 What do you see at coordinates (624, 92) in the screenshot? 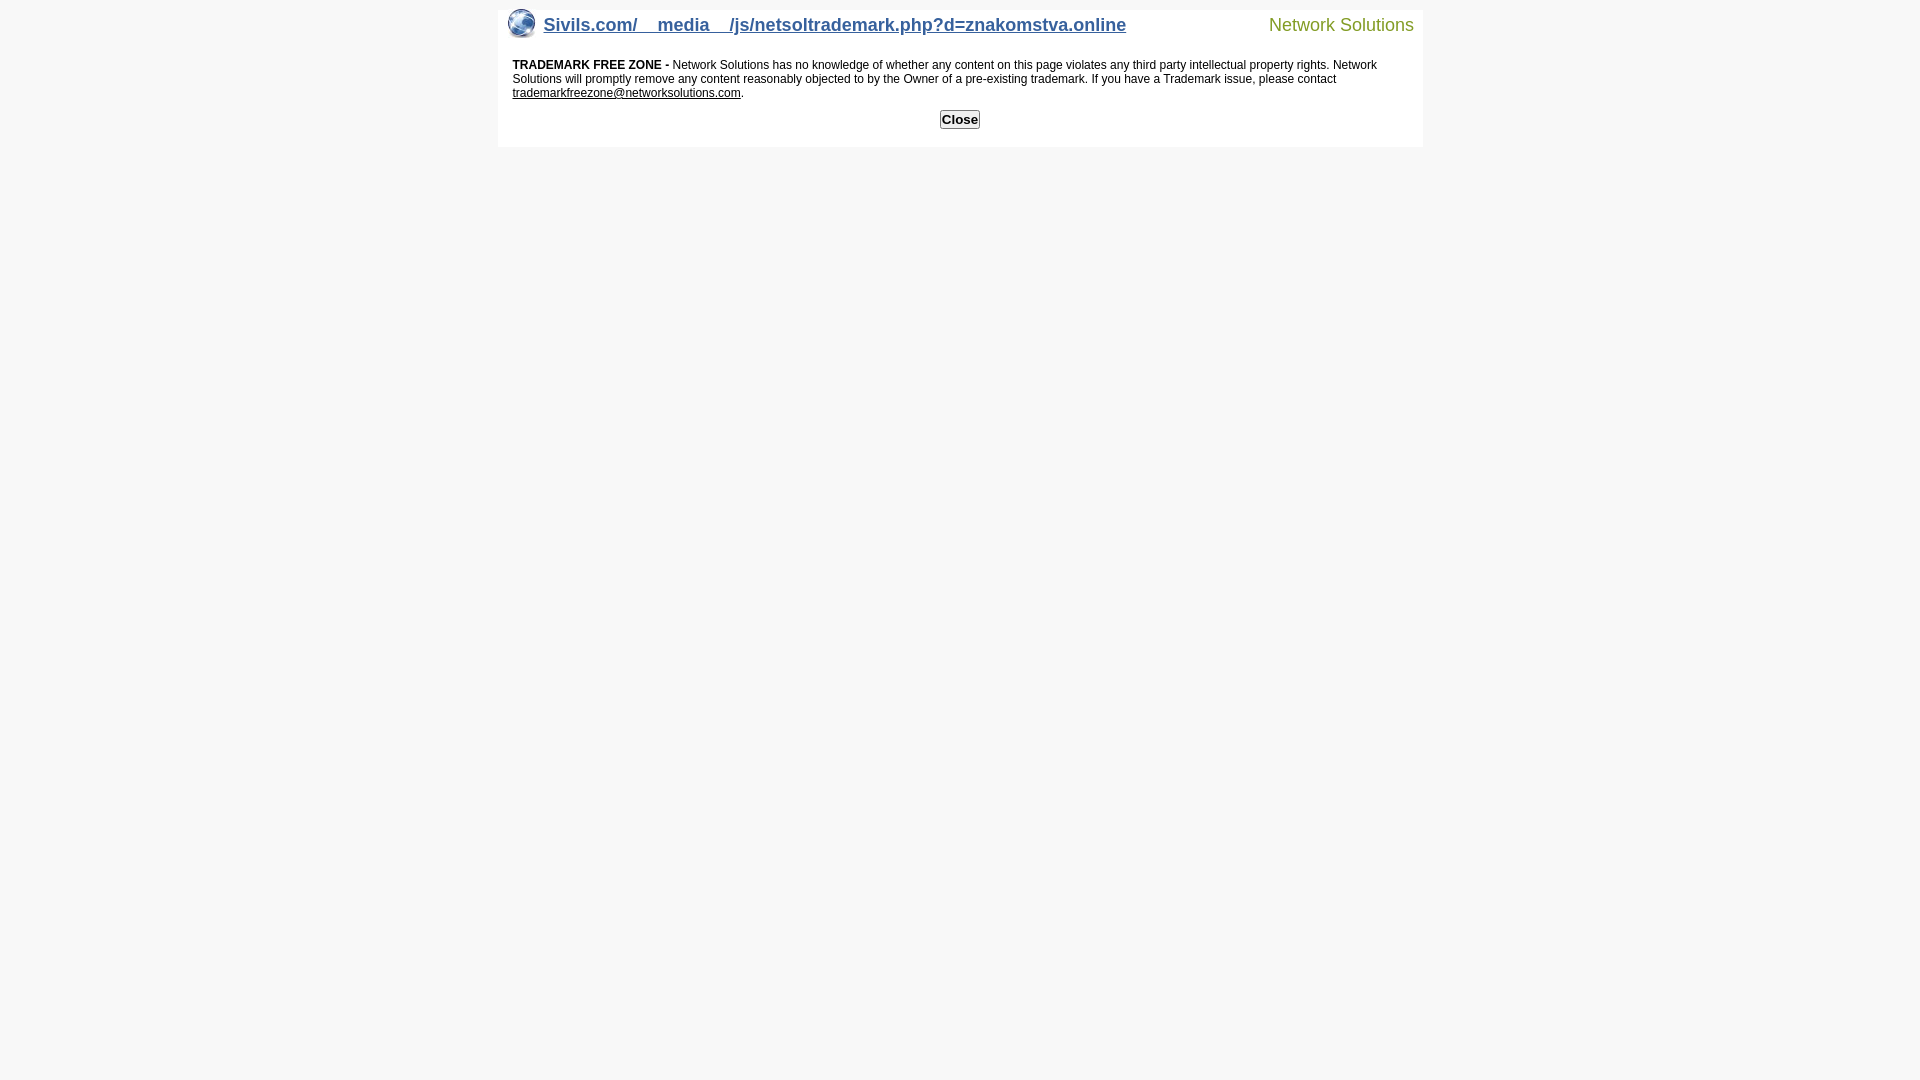
I see `'trademarkfreezone@networksolutions.com'` at bounding box center [624, 92].